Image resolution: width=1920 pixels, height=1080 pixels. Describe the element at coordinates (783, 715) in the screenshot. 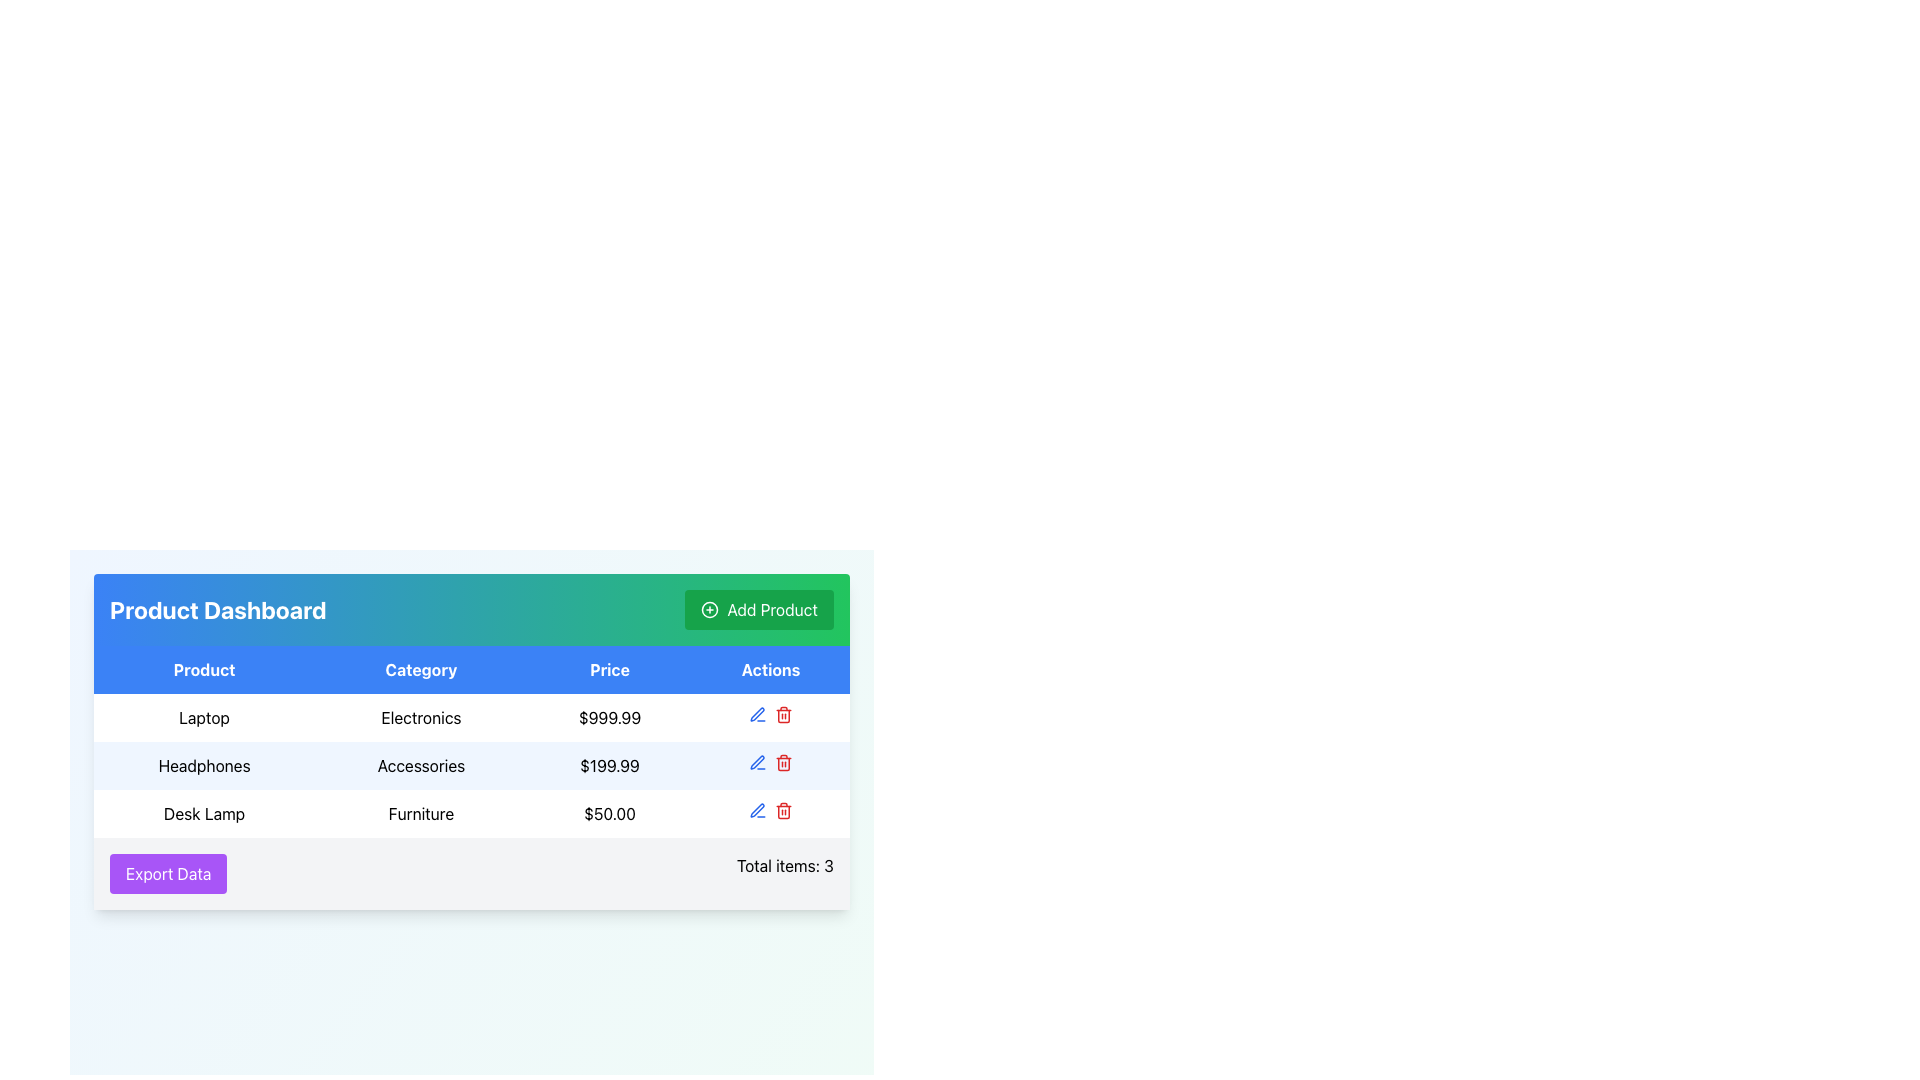

I see `the main body of the trash can icon located in the second button under the 'Actions' column of a table row, which signifies a 'delete' action` at that location.